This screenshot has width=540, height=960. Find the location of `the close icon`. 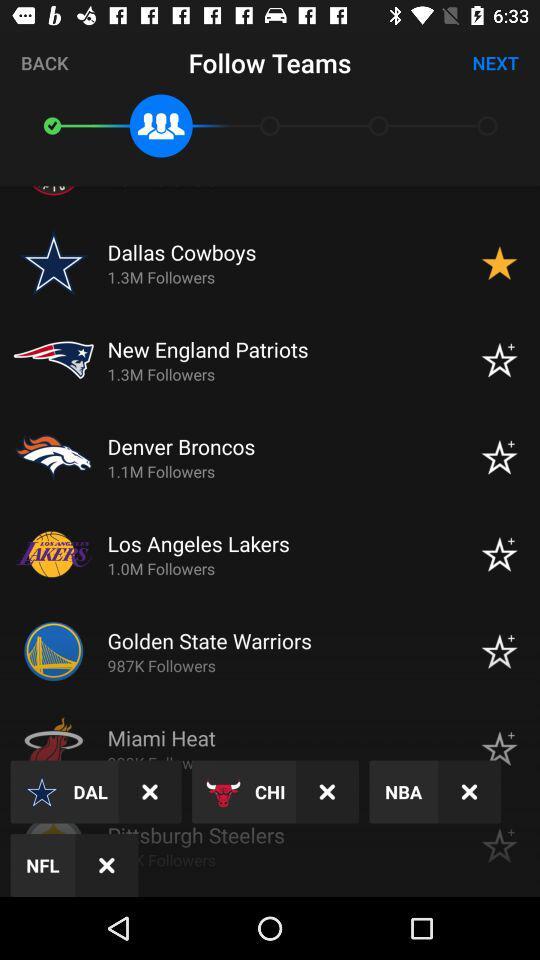

the close icon is located at coordinates (469, 792).